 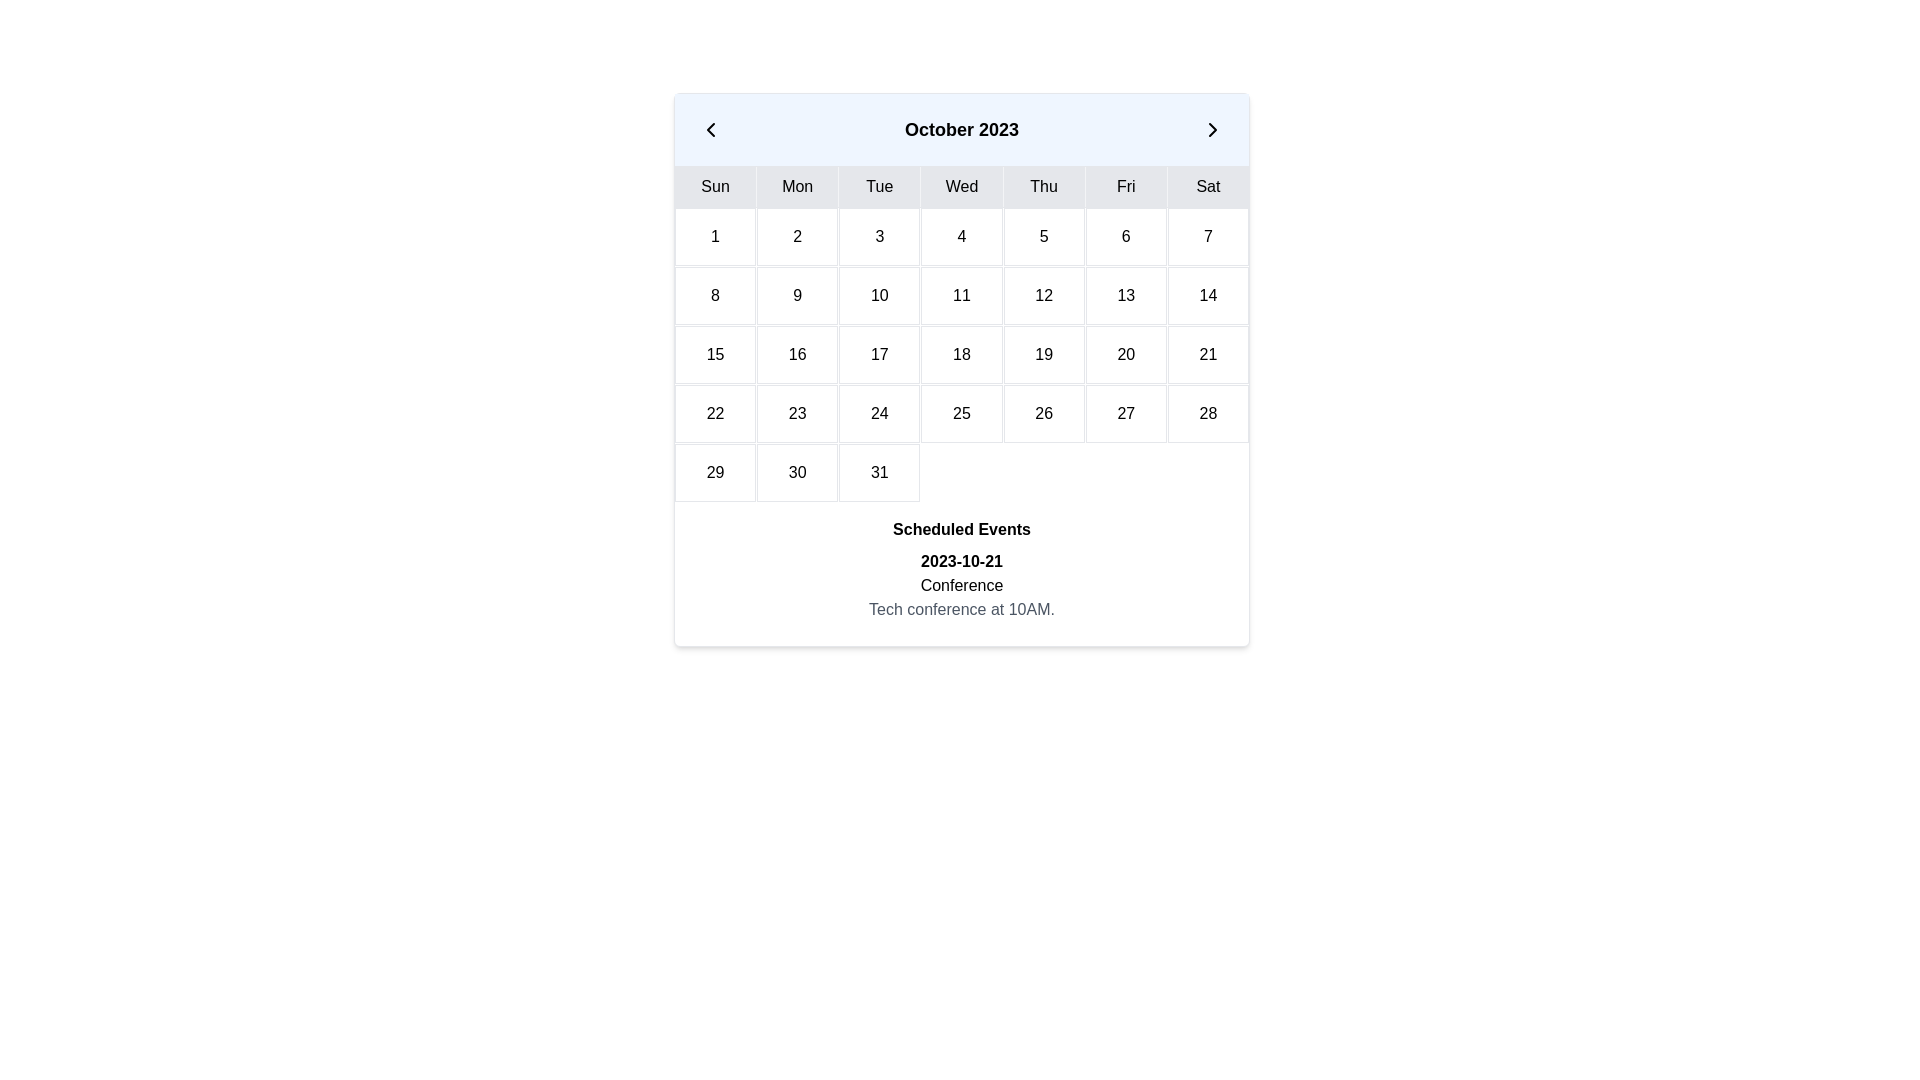 I want to click on the Calendar date tile representing the 19th, located in the third row and fifth column under the 'Thu' label, so click(x=1043, y=353).